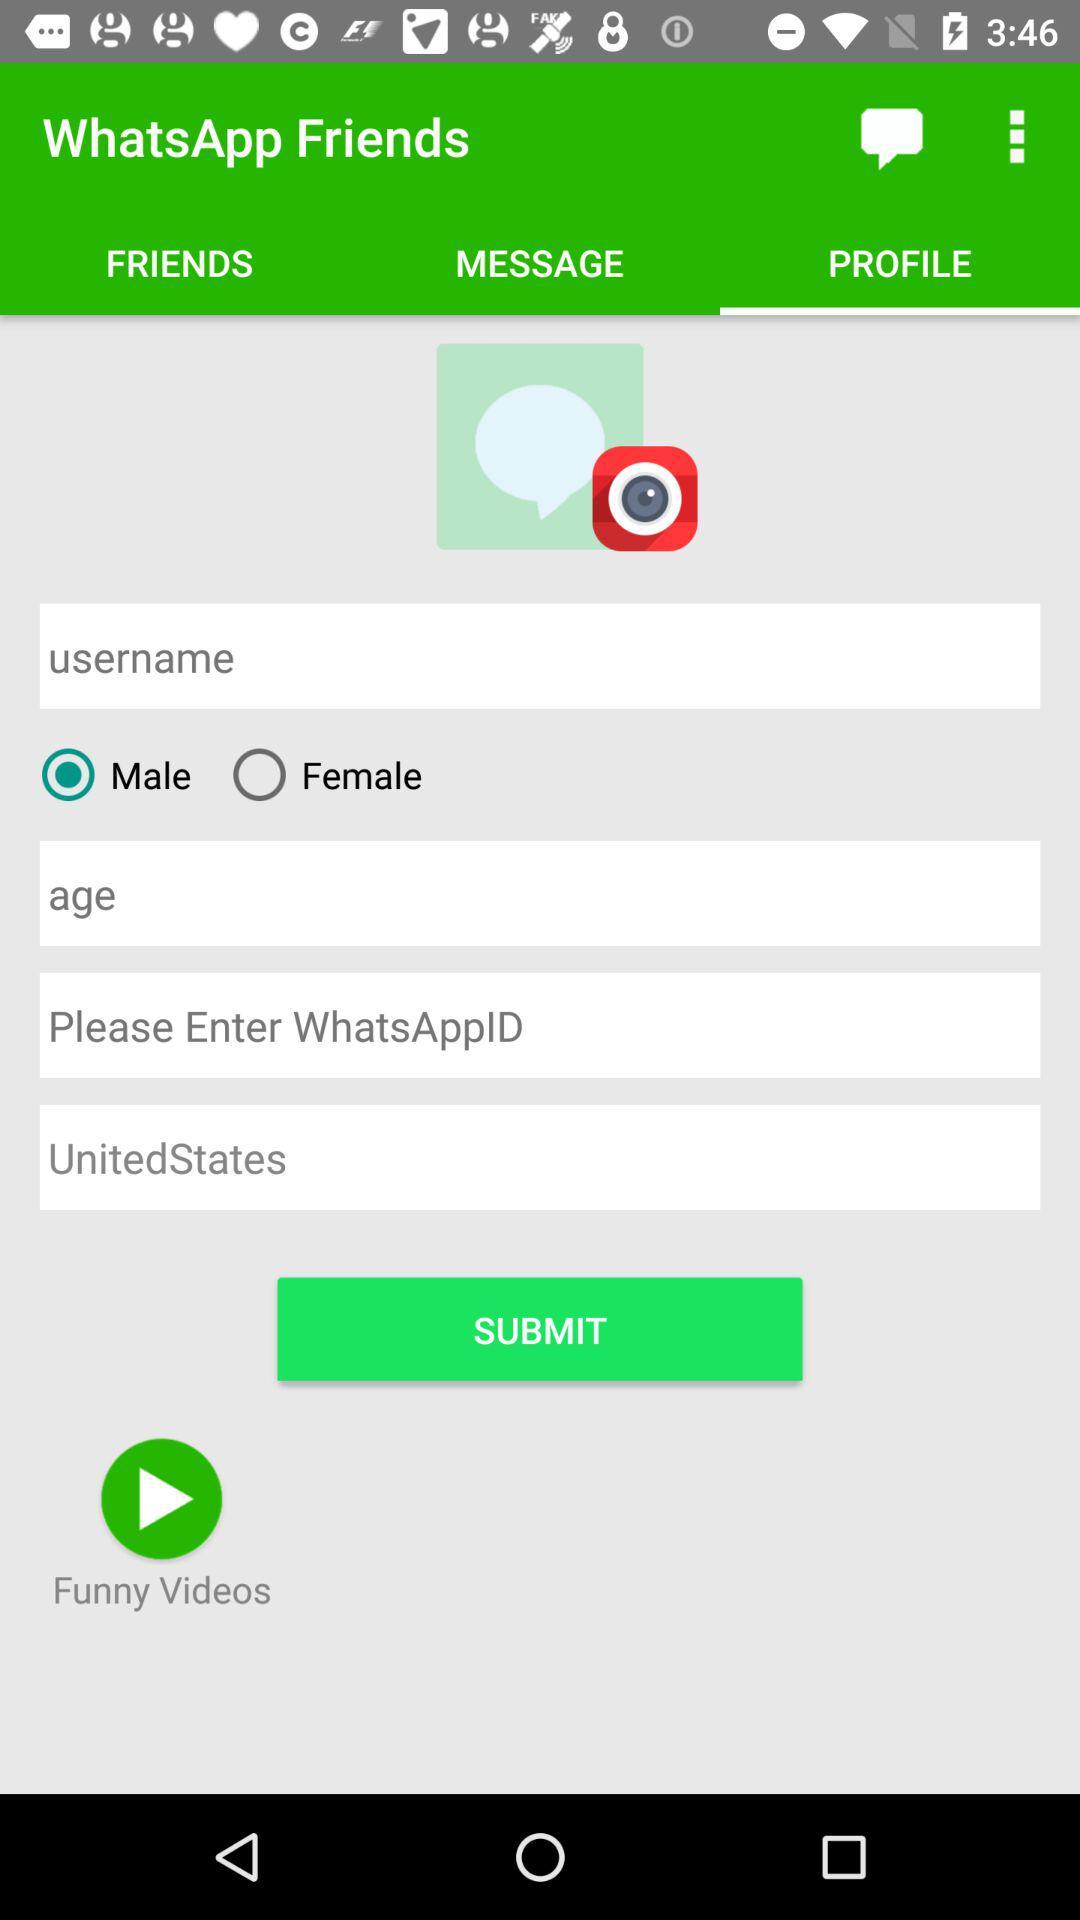 This screenshot has width=1080, height=1920. Describe the element at coordinates (890, 135) in the screenshot. I see `new message` at that location.